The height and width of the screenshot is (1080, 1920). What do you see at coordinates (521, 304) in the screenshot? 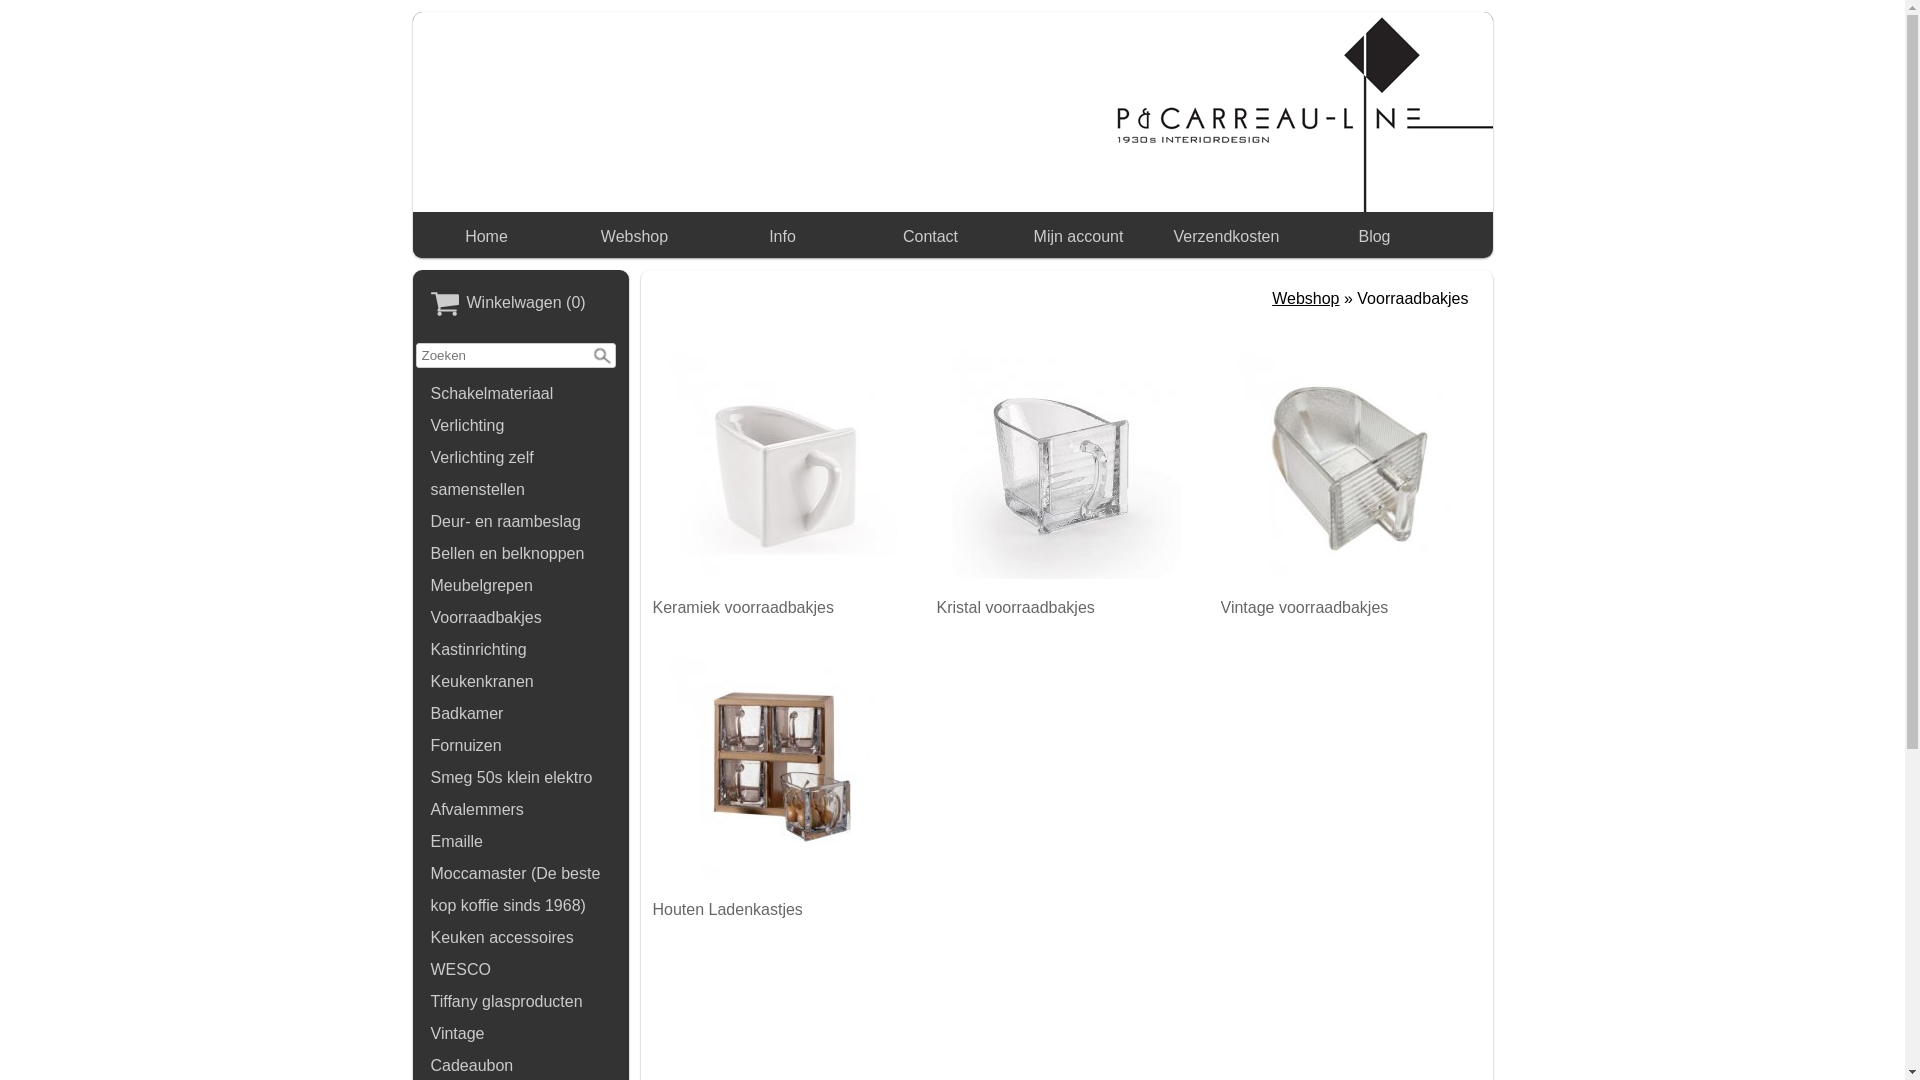
I see `'WinkelwagenWinkelwagen (0)'` at bounding box center [521, 304].